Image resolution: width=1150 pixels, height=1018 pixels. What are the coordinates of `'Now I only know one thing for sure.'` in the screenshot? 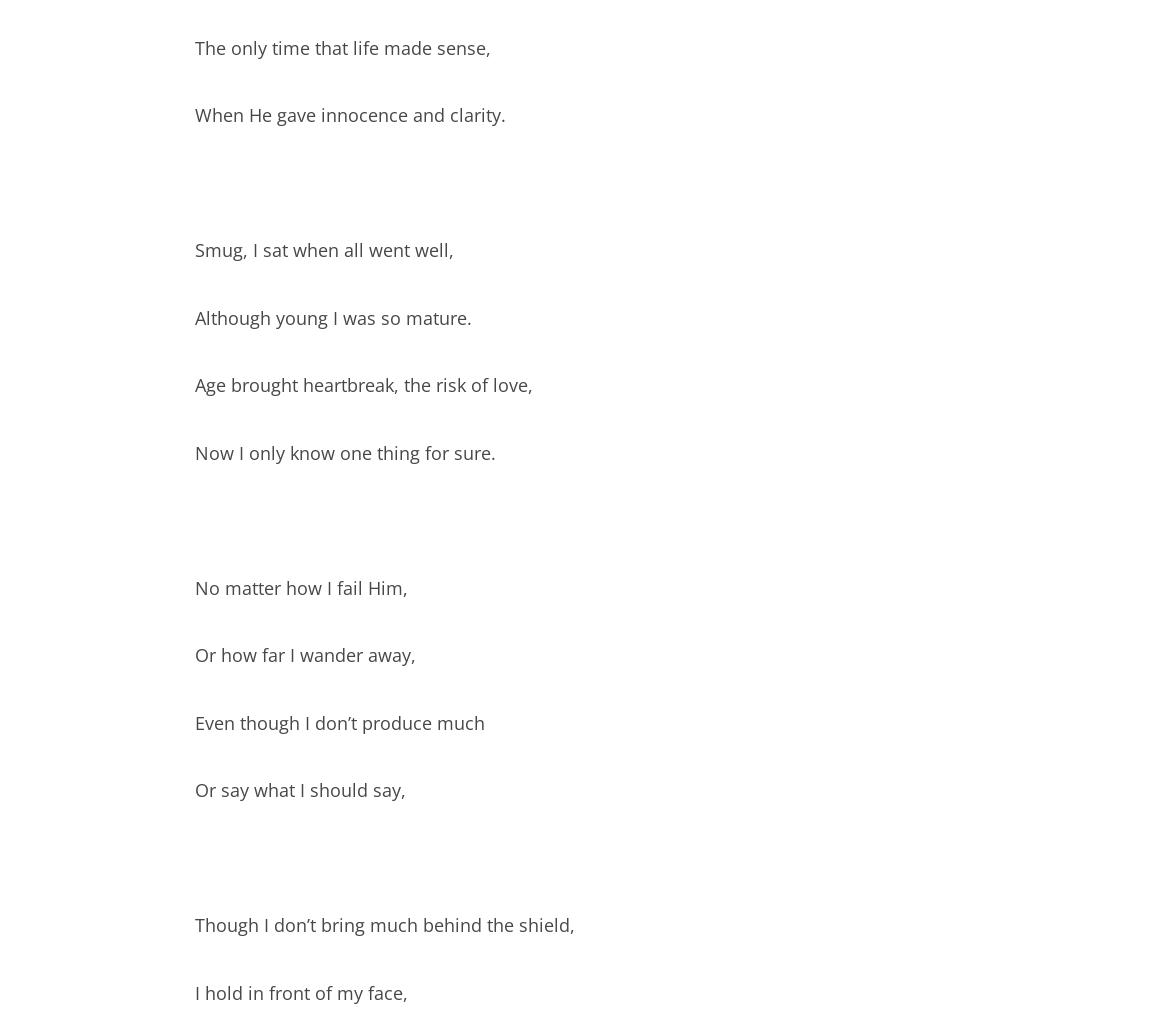 It's located at (345, 450).